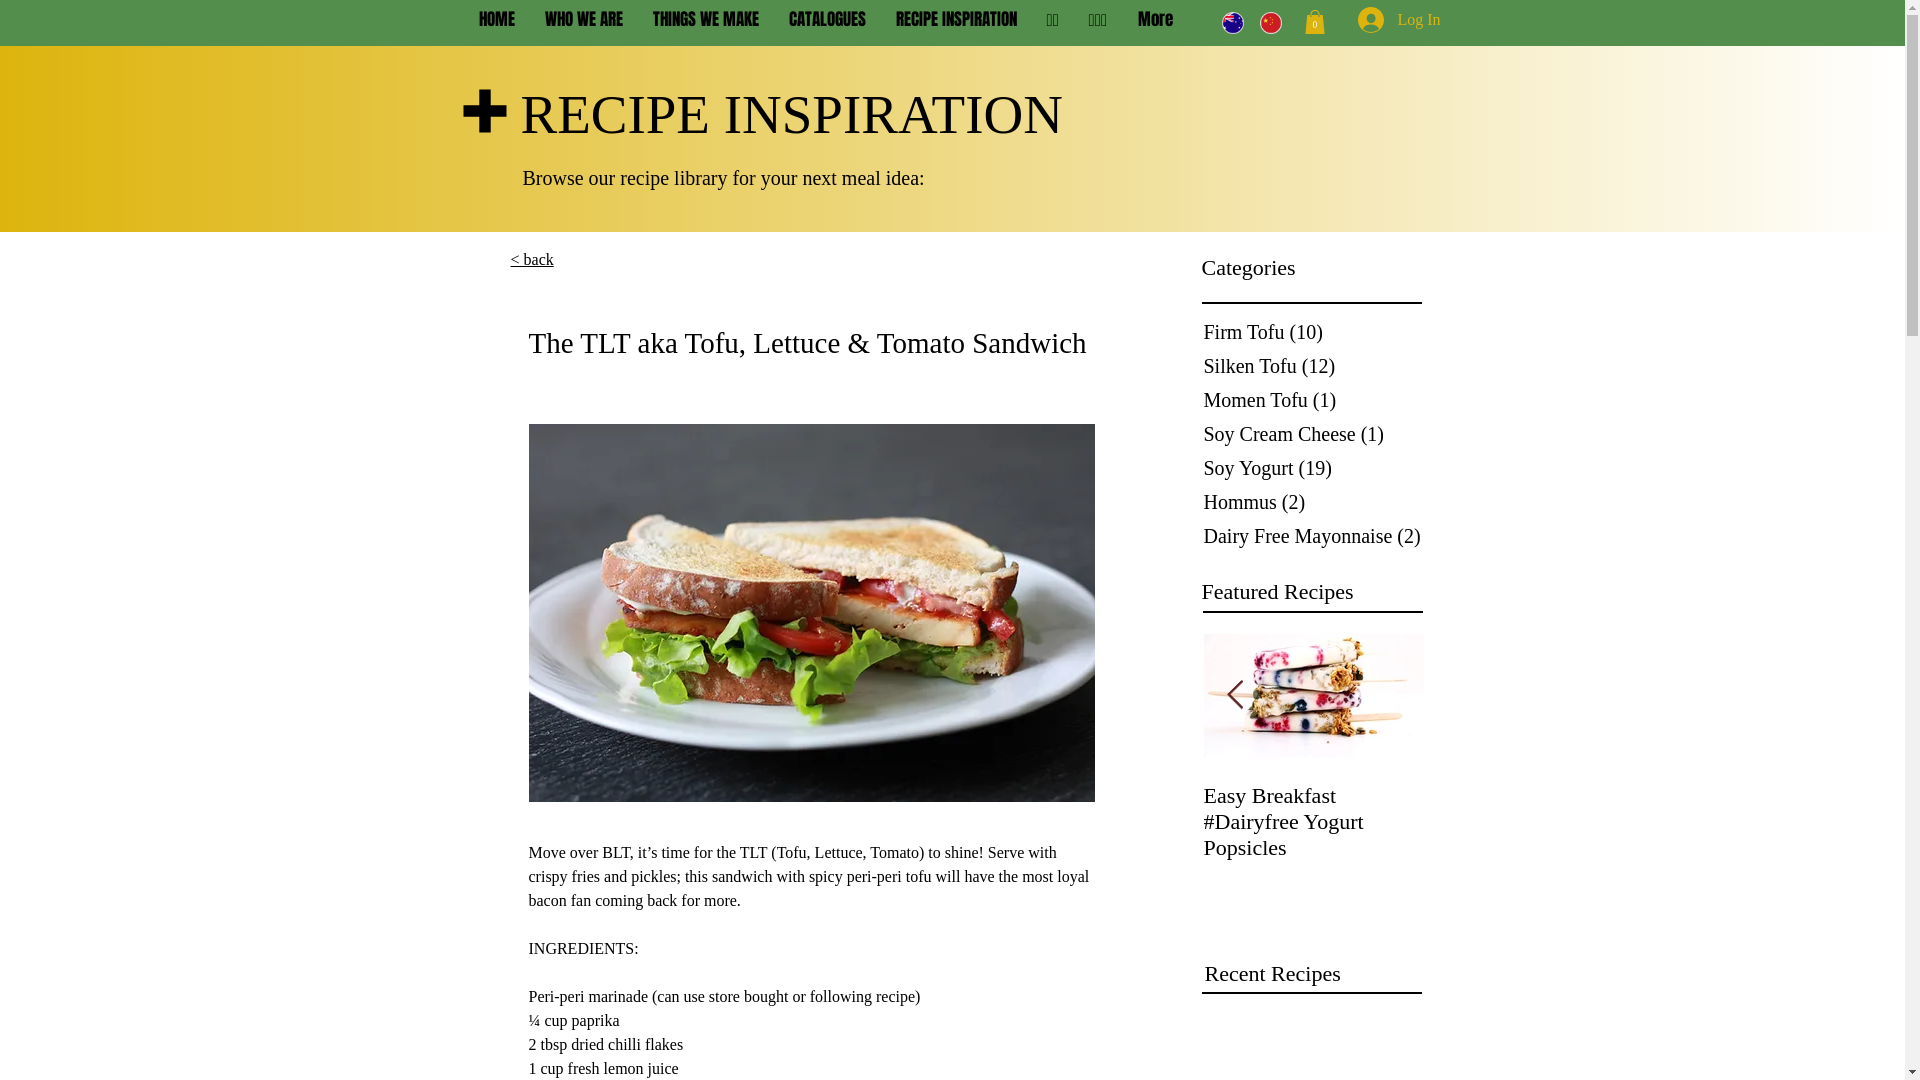 The width and height of the screenshot is (1920, 1080). What do you see at coordinates (1370, 19) in the screenshot?
I see `'Log In'` at bounding box center [1370, 19].